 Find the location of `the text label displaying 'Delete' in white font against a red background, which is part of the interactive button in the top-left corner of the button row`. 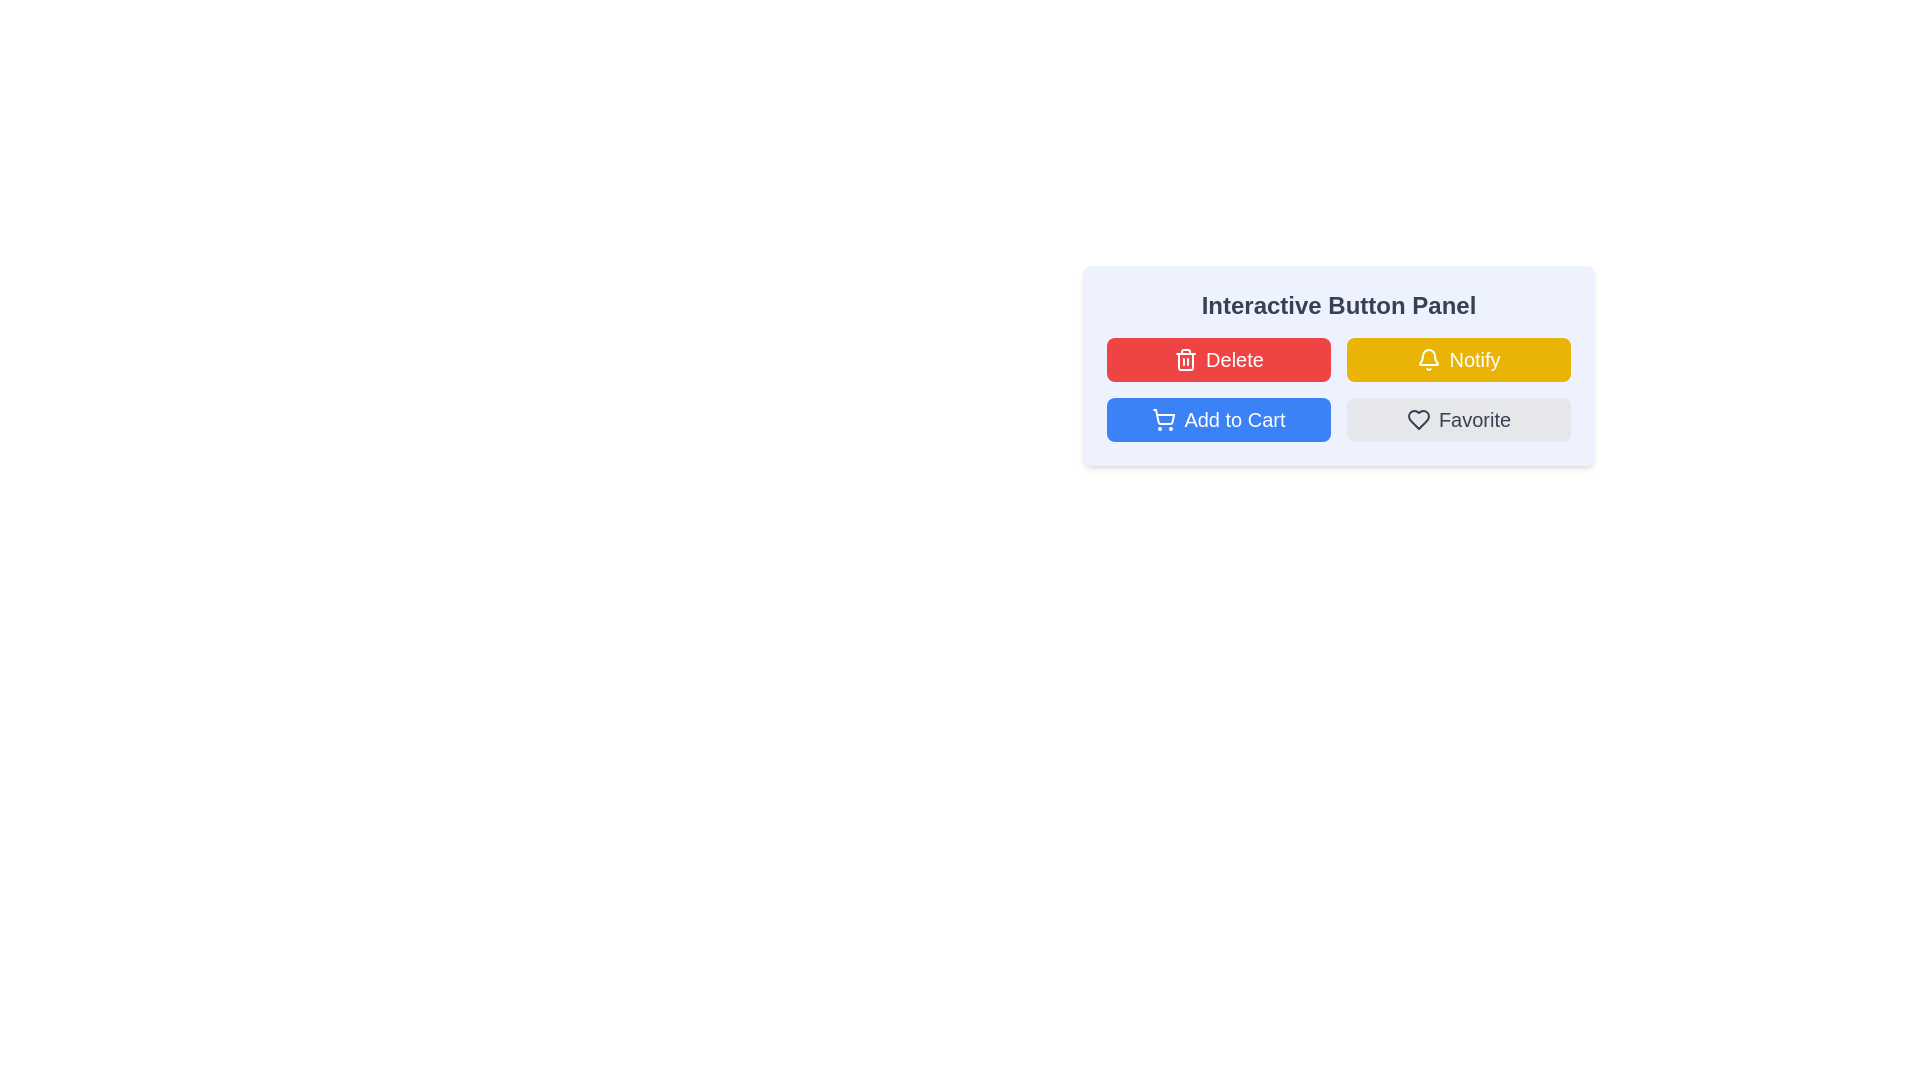

the text label displaying 'Delete' in white font against a red background, which is part of the interactive button in the top-left corner of the button row is located at coordinates (1233, 358).